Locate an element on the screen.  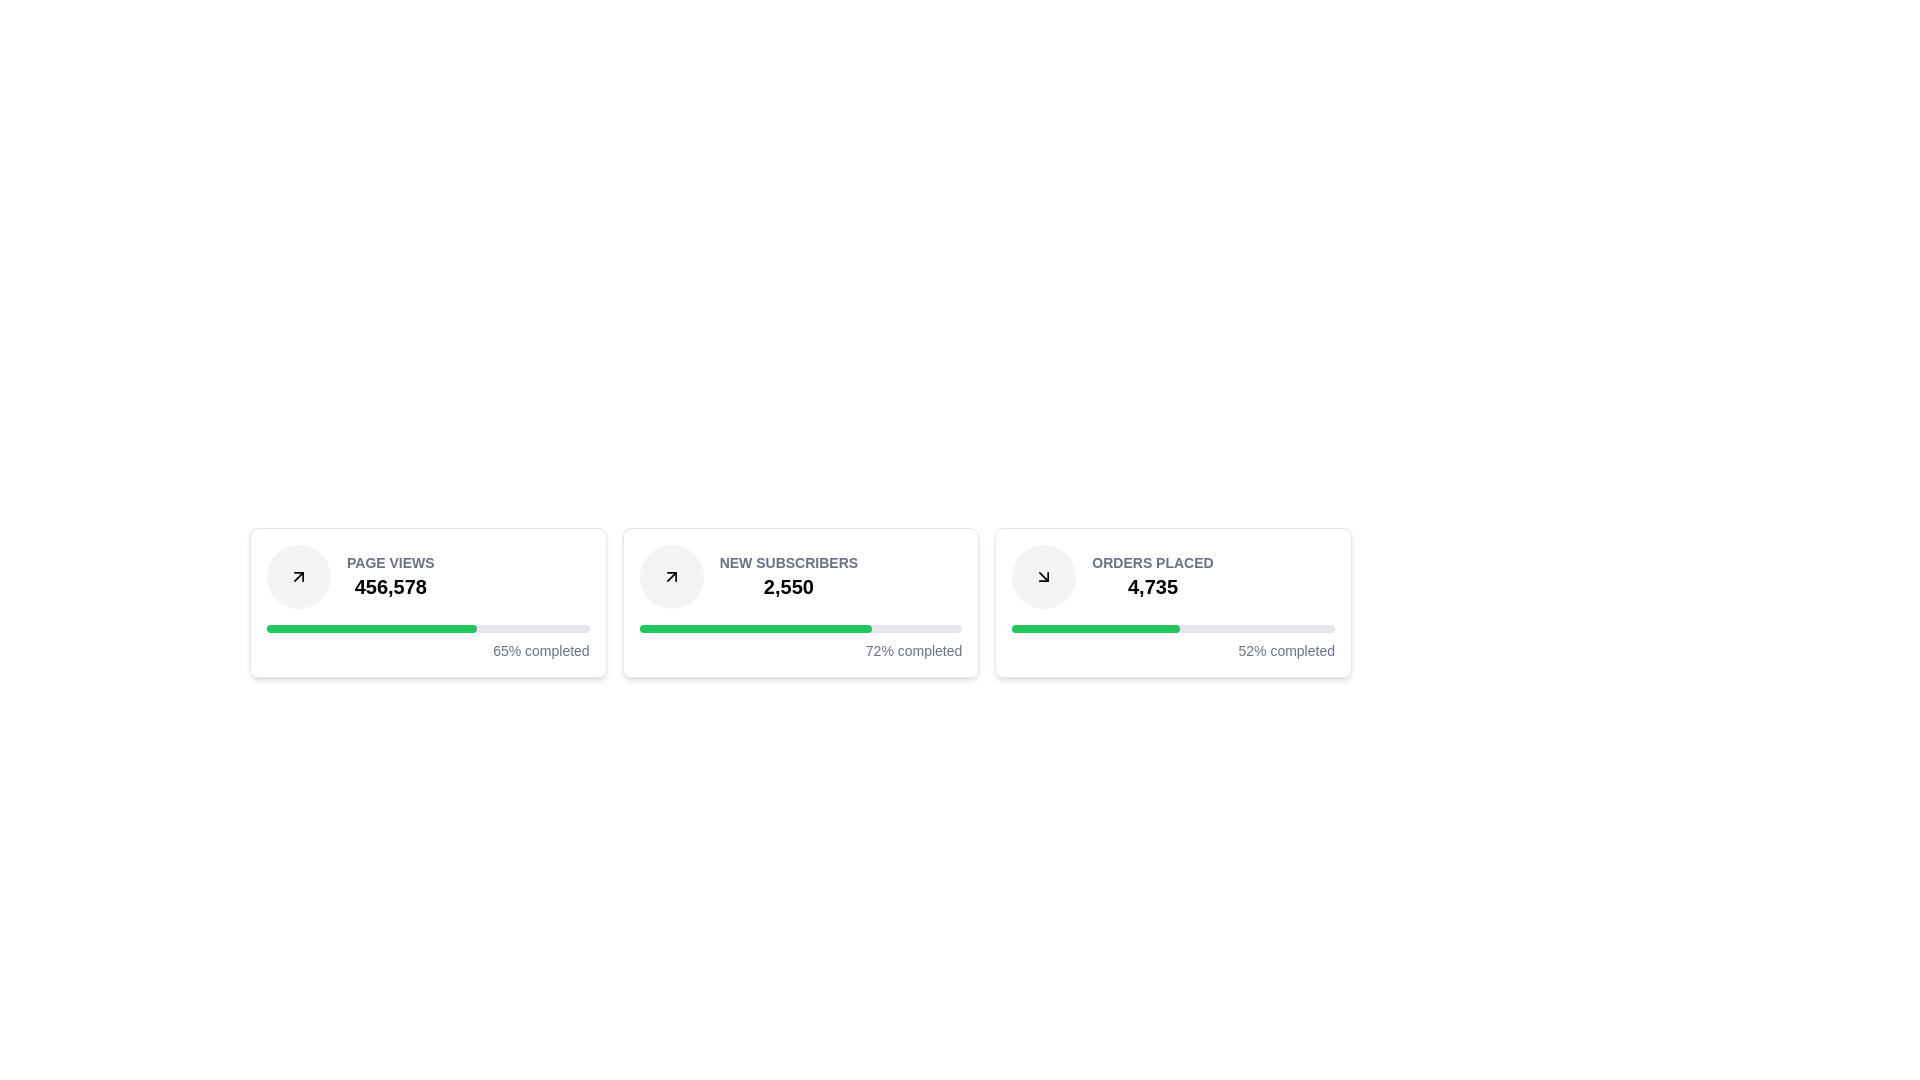
displayed information from the 'PAGE VIEWS' information panel, which includes the number '456,578' and the progress '65% completed' is located at coordinates (427, 601).